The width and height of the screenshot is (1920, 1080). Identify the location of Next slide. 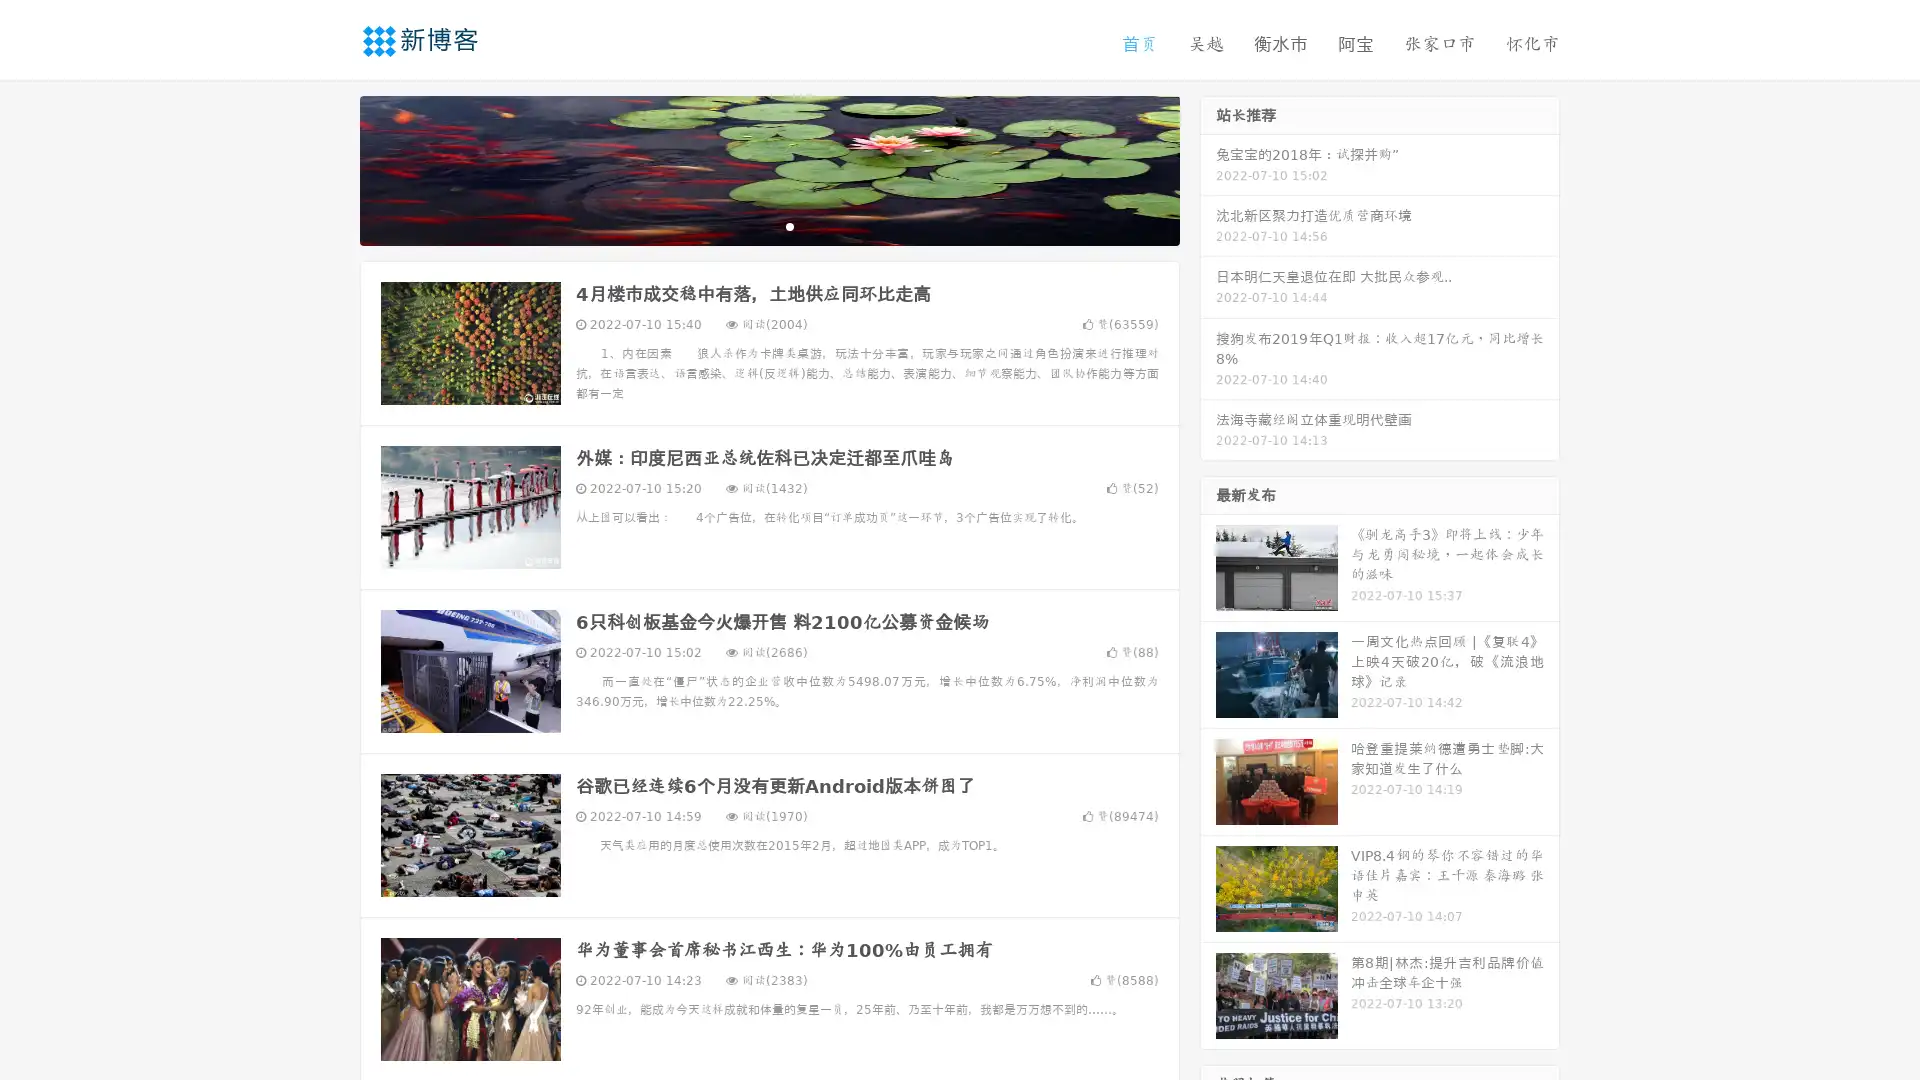
(1208, 168).